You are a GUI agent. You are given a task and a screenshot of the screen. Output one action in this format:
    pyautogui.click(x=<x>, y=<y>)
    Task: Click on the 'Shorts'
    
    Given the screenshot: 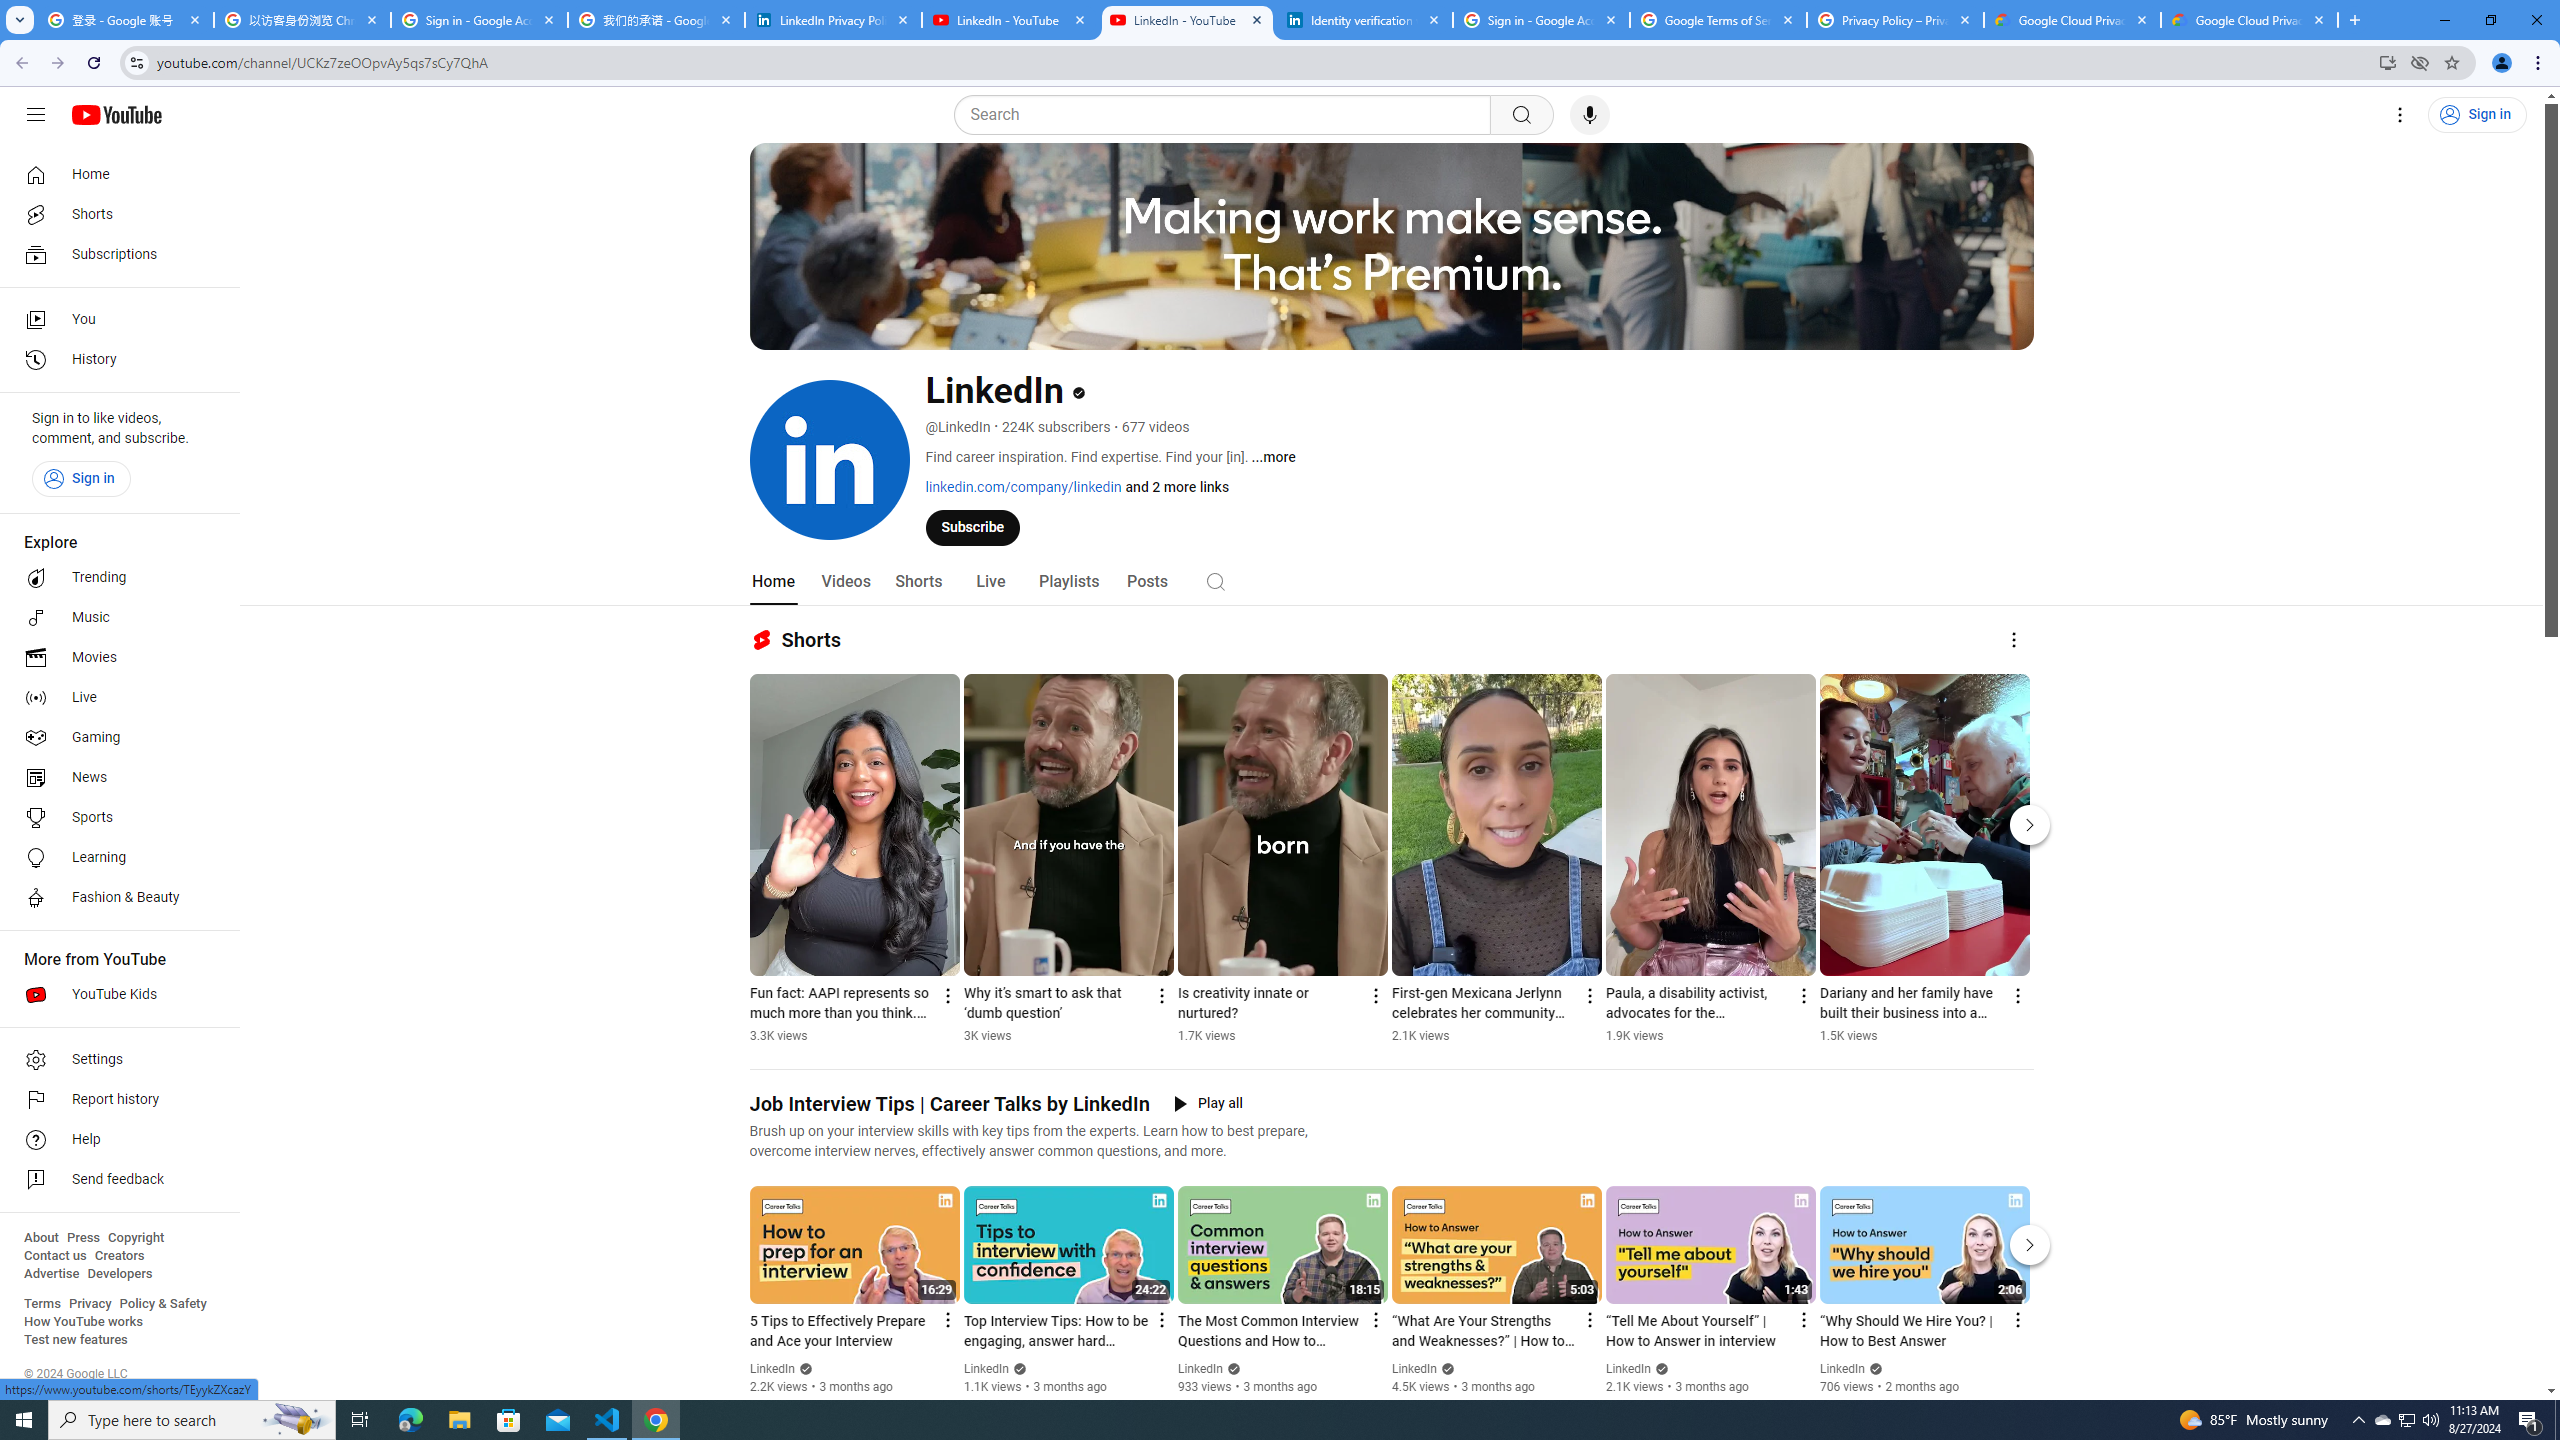 What is the action you would take?
    pyautogui.click(x=917, y=581)
    